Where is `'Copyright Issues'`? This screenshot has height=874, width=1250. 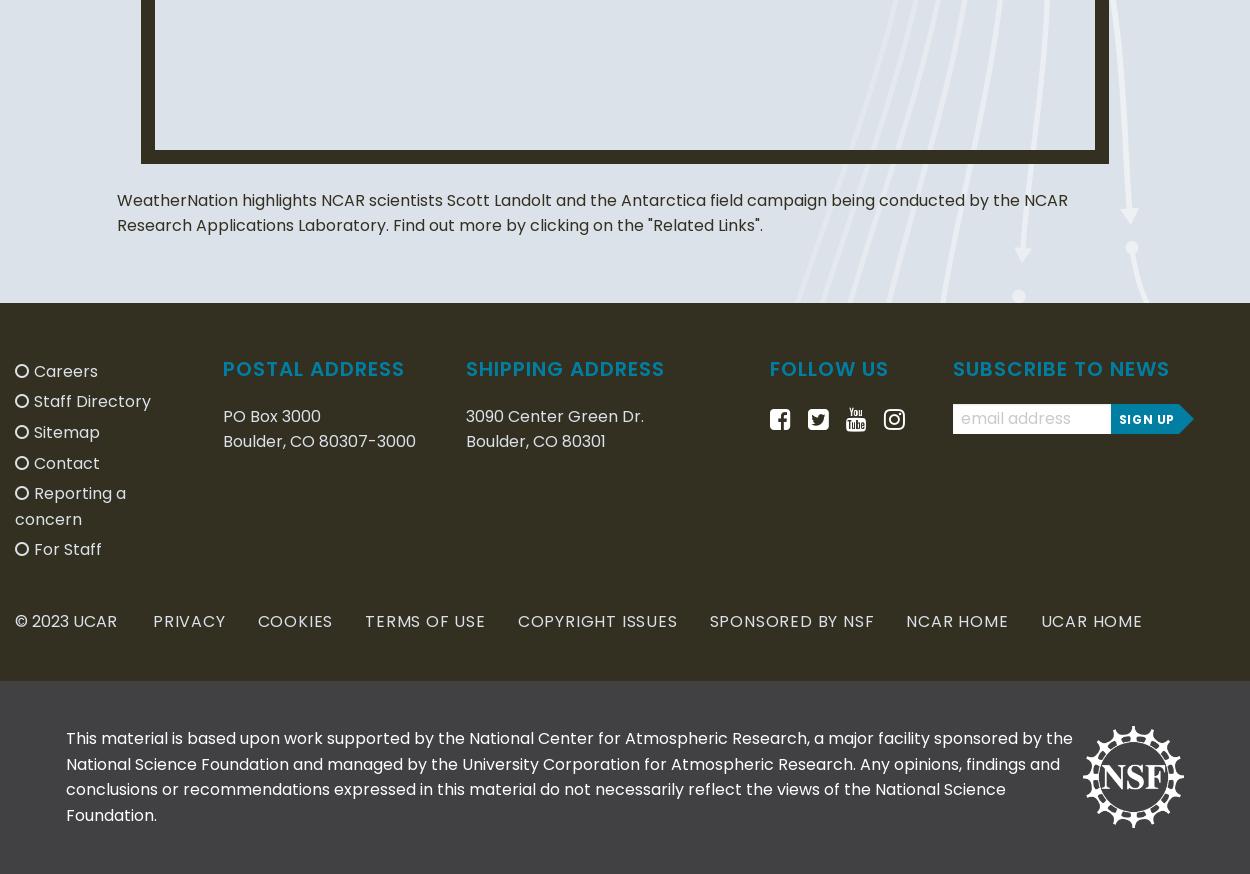
'Copyright Issues' is located at coordinates (596, 620).